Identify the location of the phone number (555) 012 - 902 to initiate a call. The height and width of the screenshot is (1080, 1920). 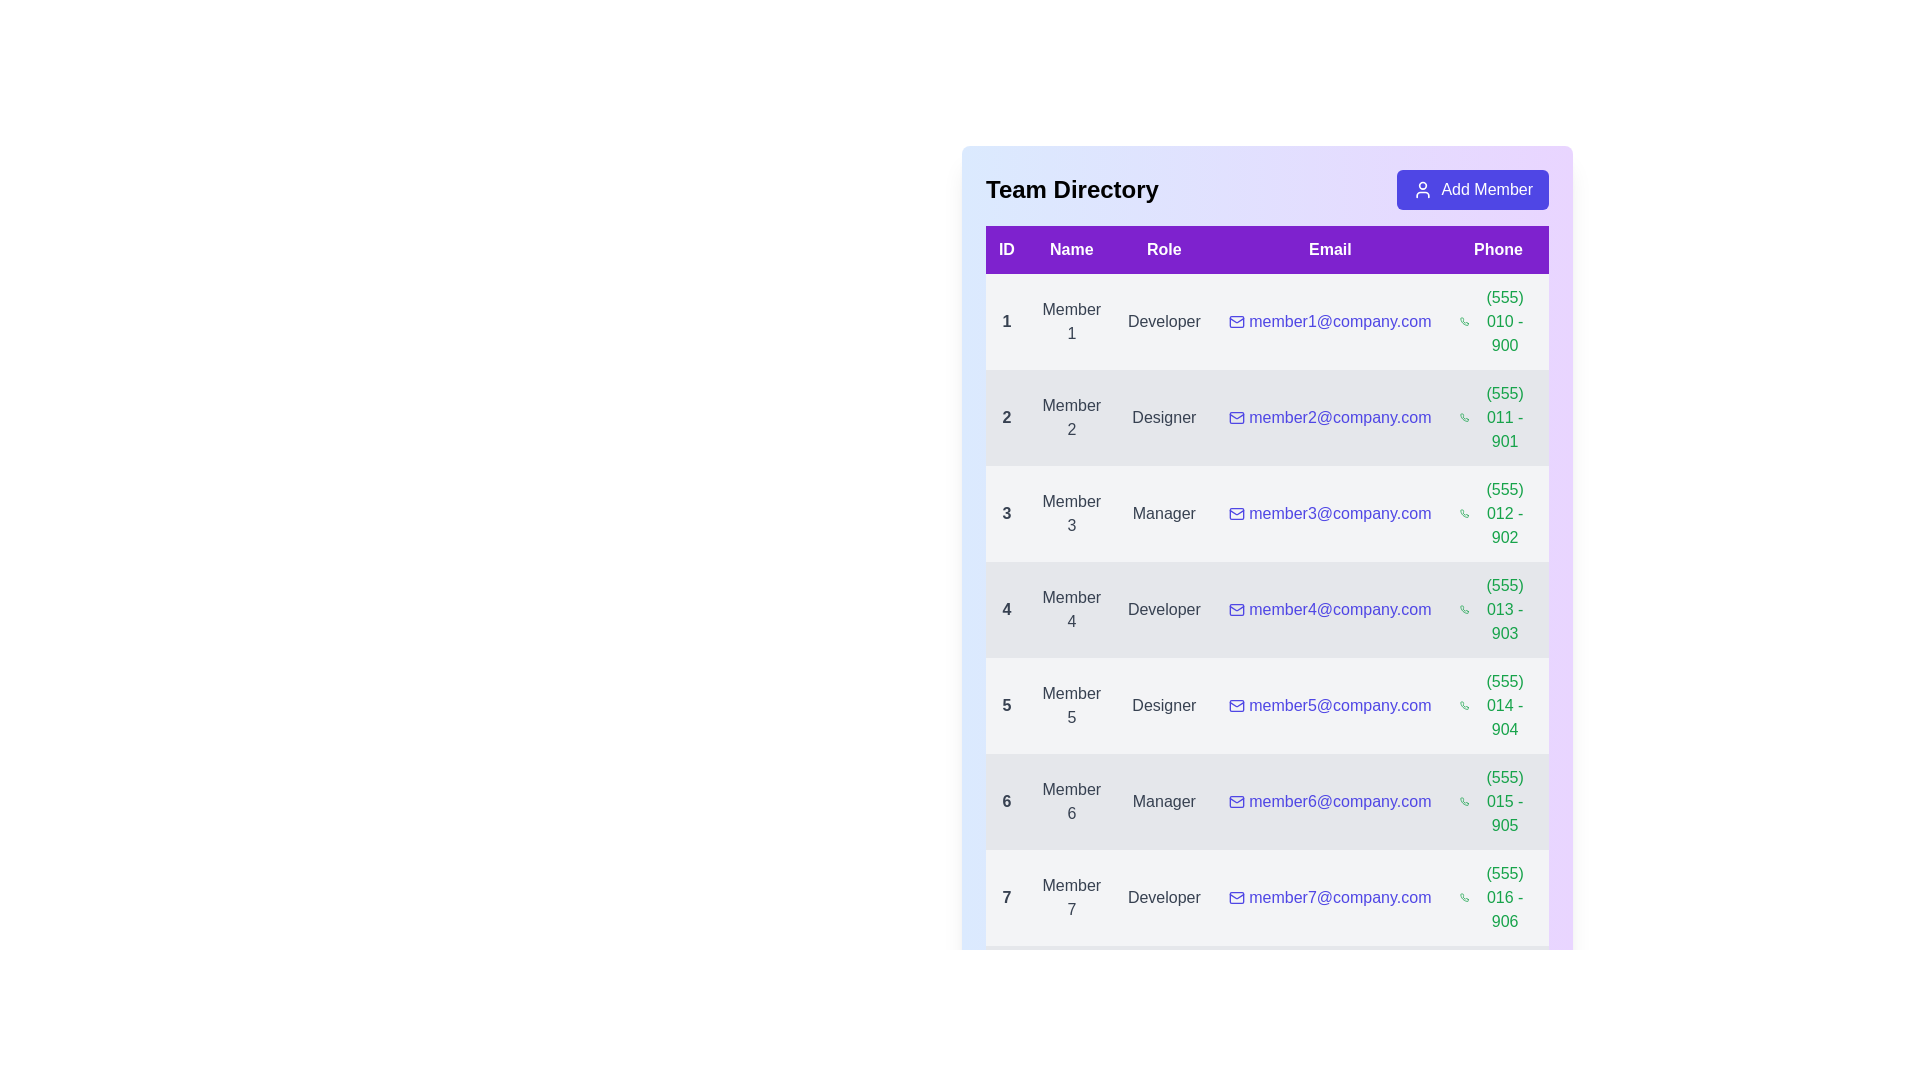
(1498, 512).